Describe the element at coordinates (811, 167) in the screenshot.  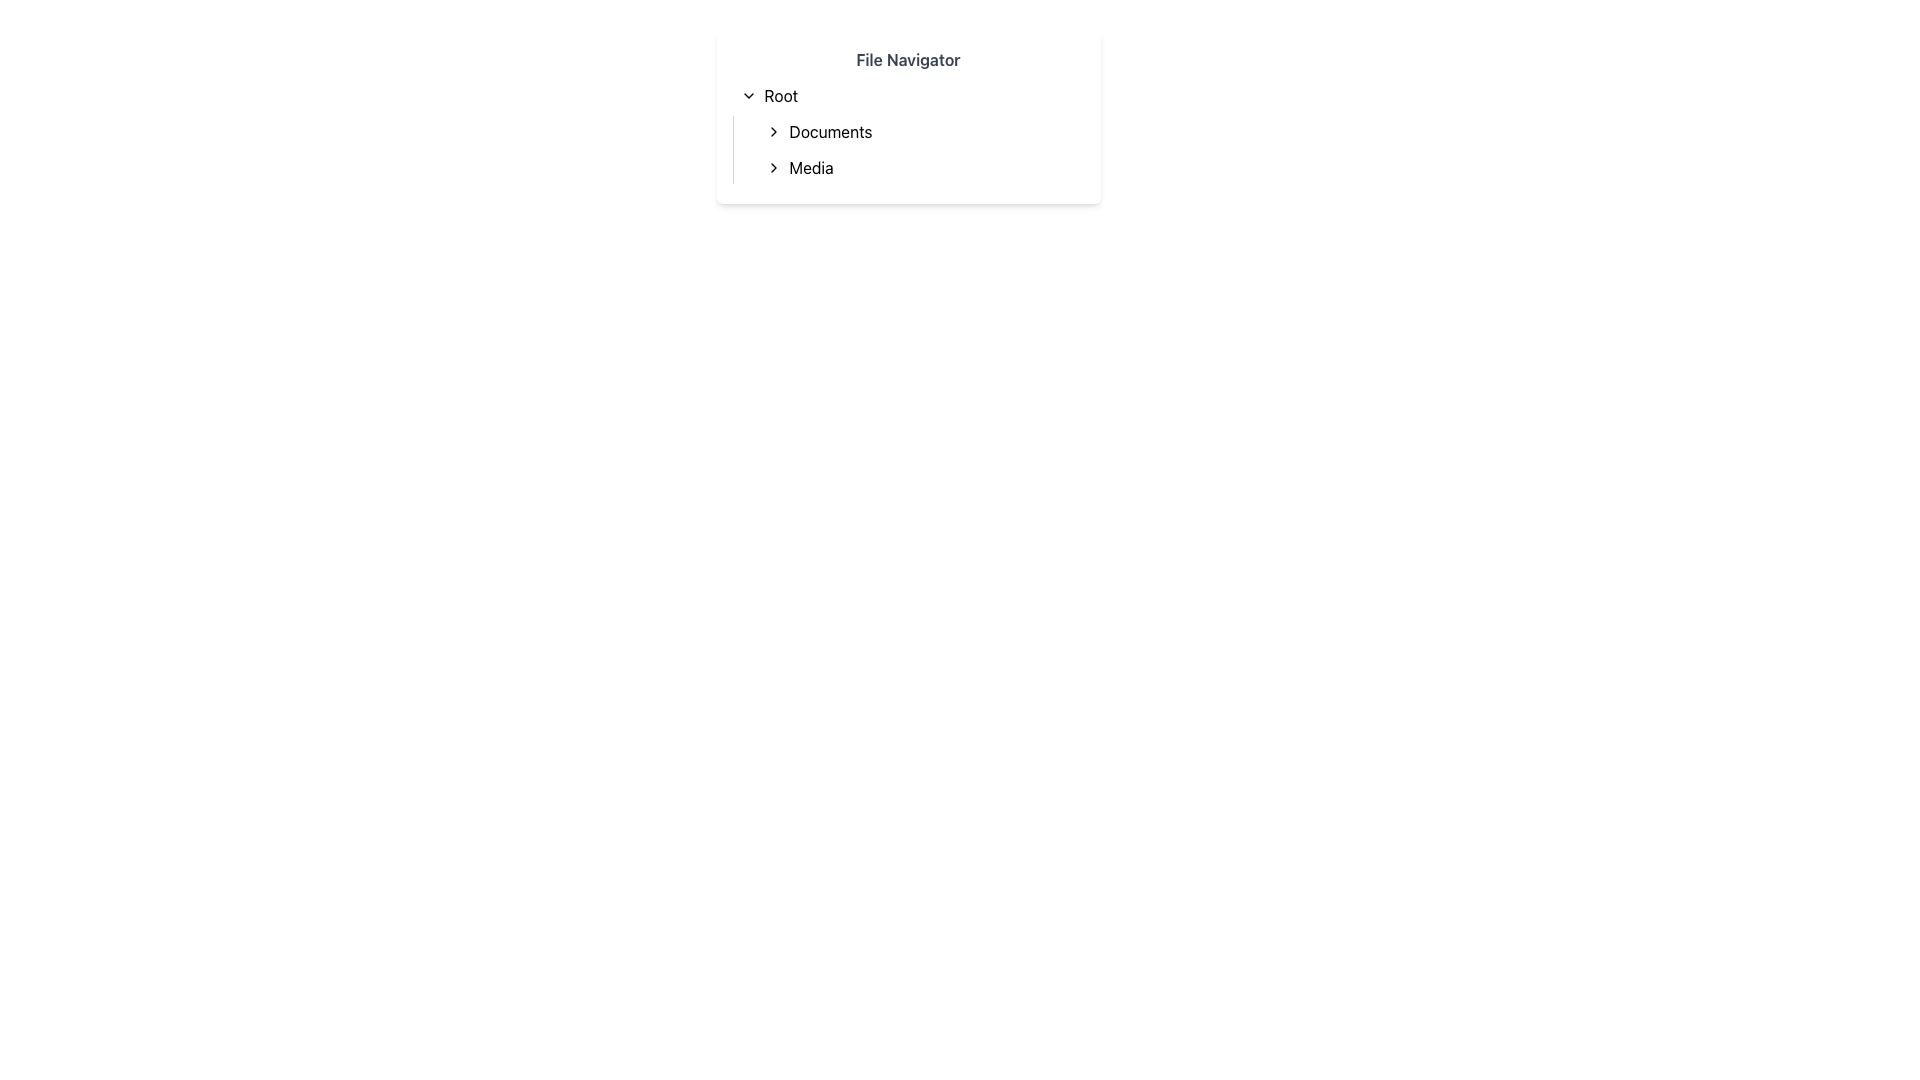
I see `the static text label displaying 'Media' located under the 'Documents' entry` at that location.